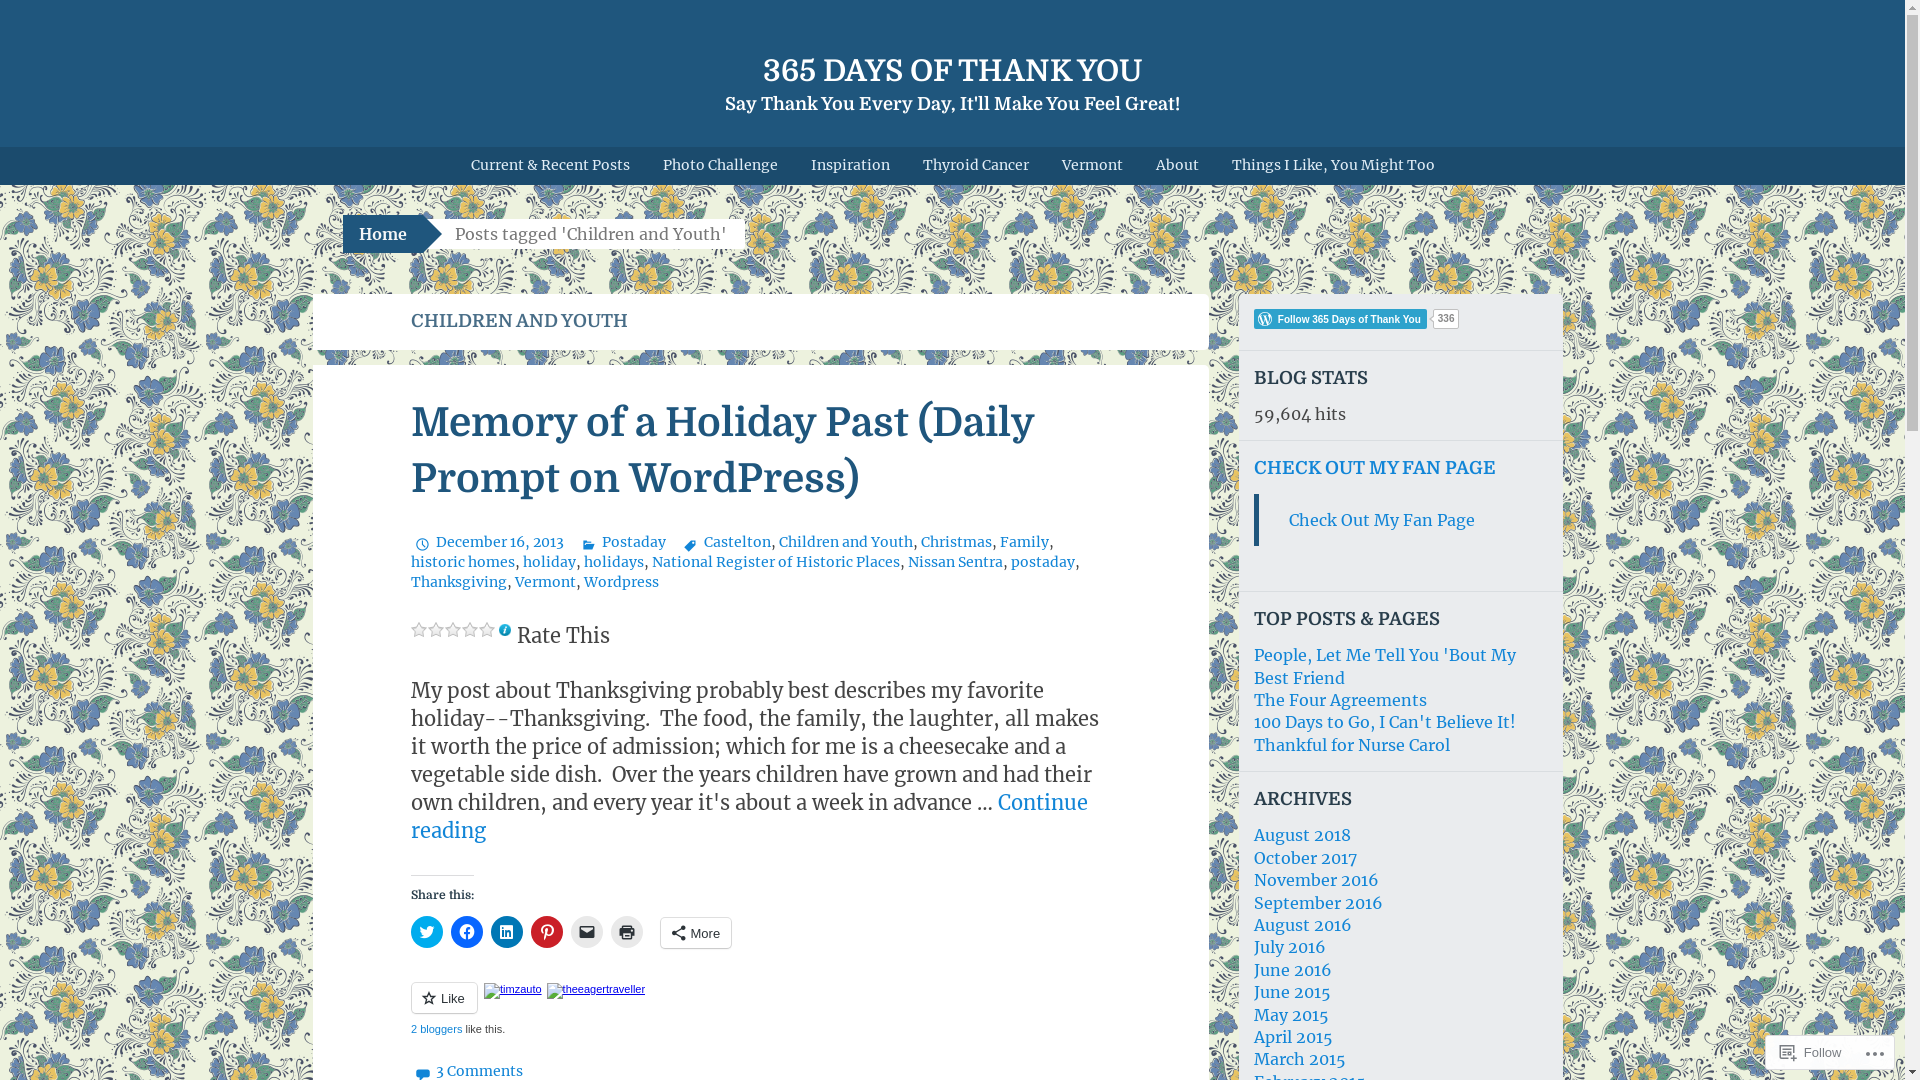 The image size is (1920, 1080). What do you see at coordinates (522, 562) in the screenshot?
I see `'holiday'` at bounding box center [522, 562].